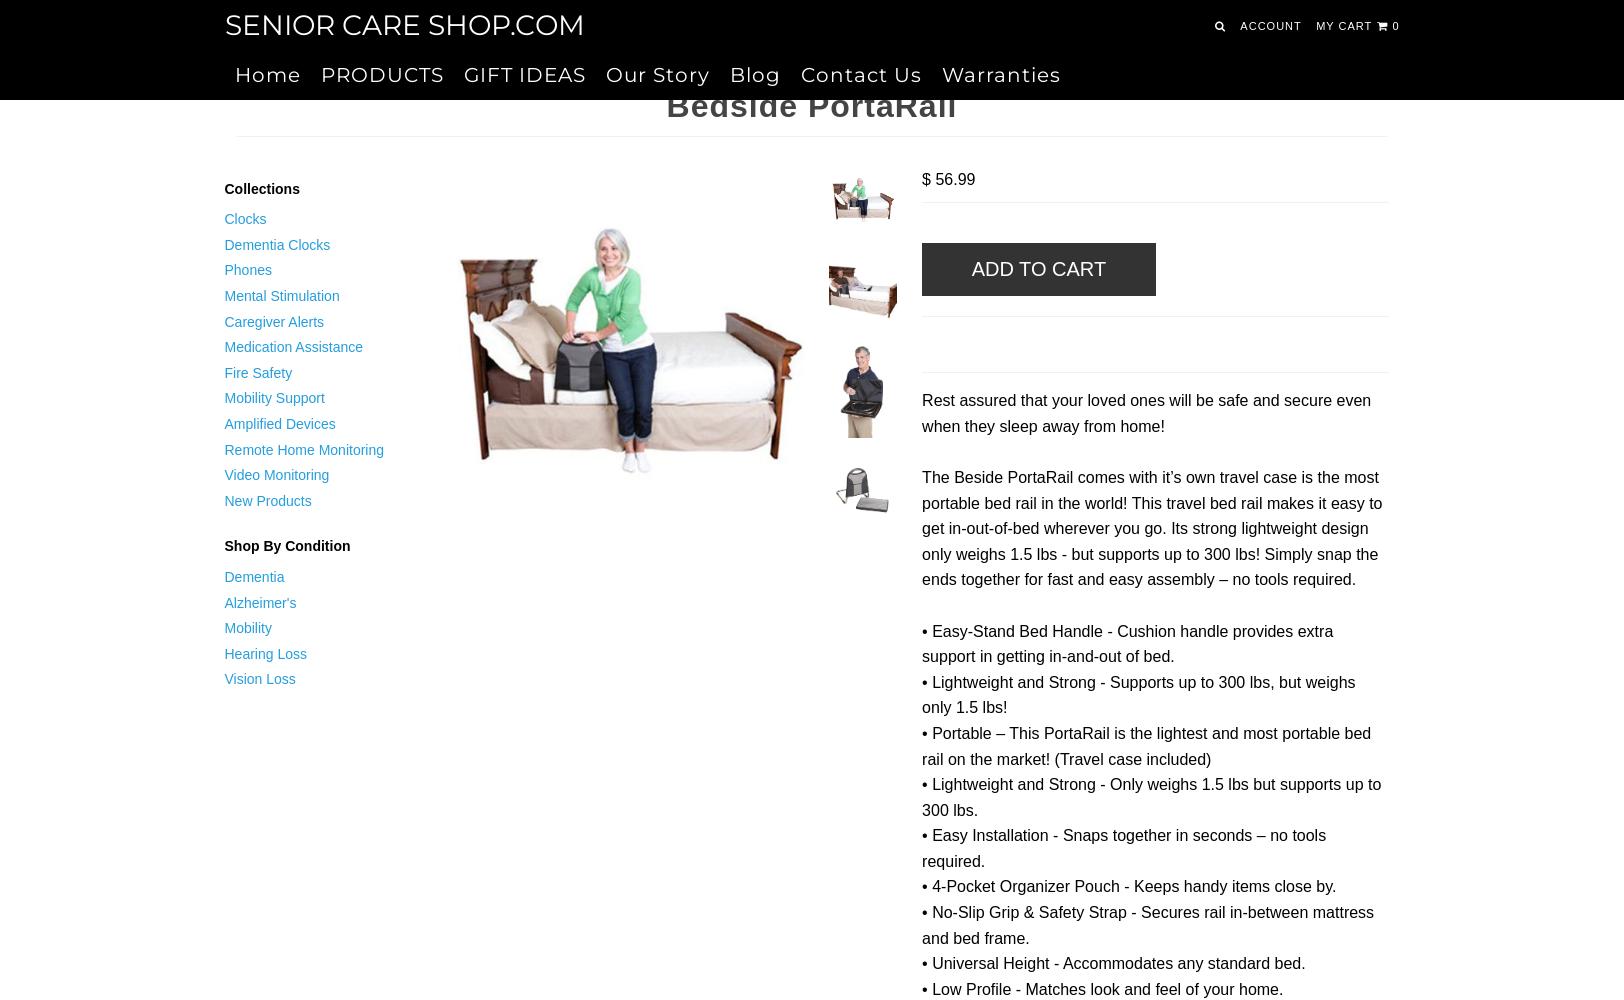  Describe the element at coordinates (252, 575) in the screenshot. I see `'Dementia'` at that location.